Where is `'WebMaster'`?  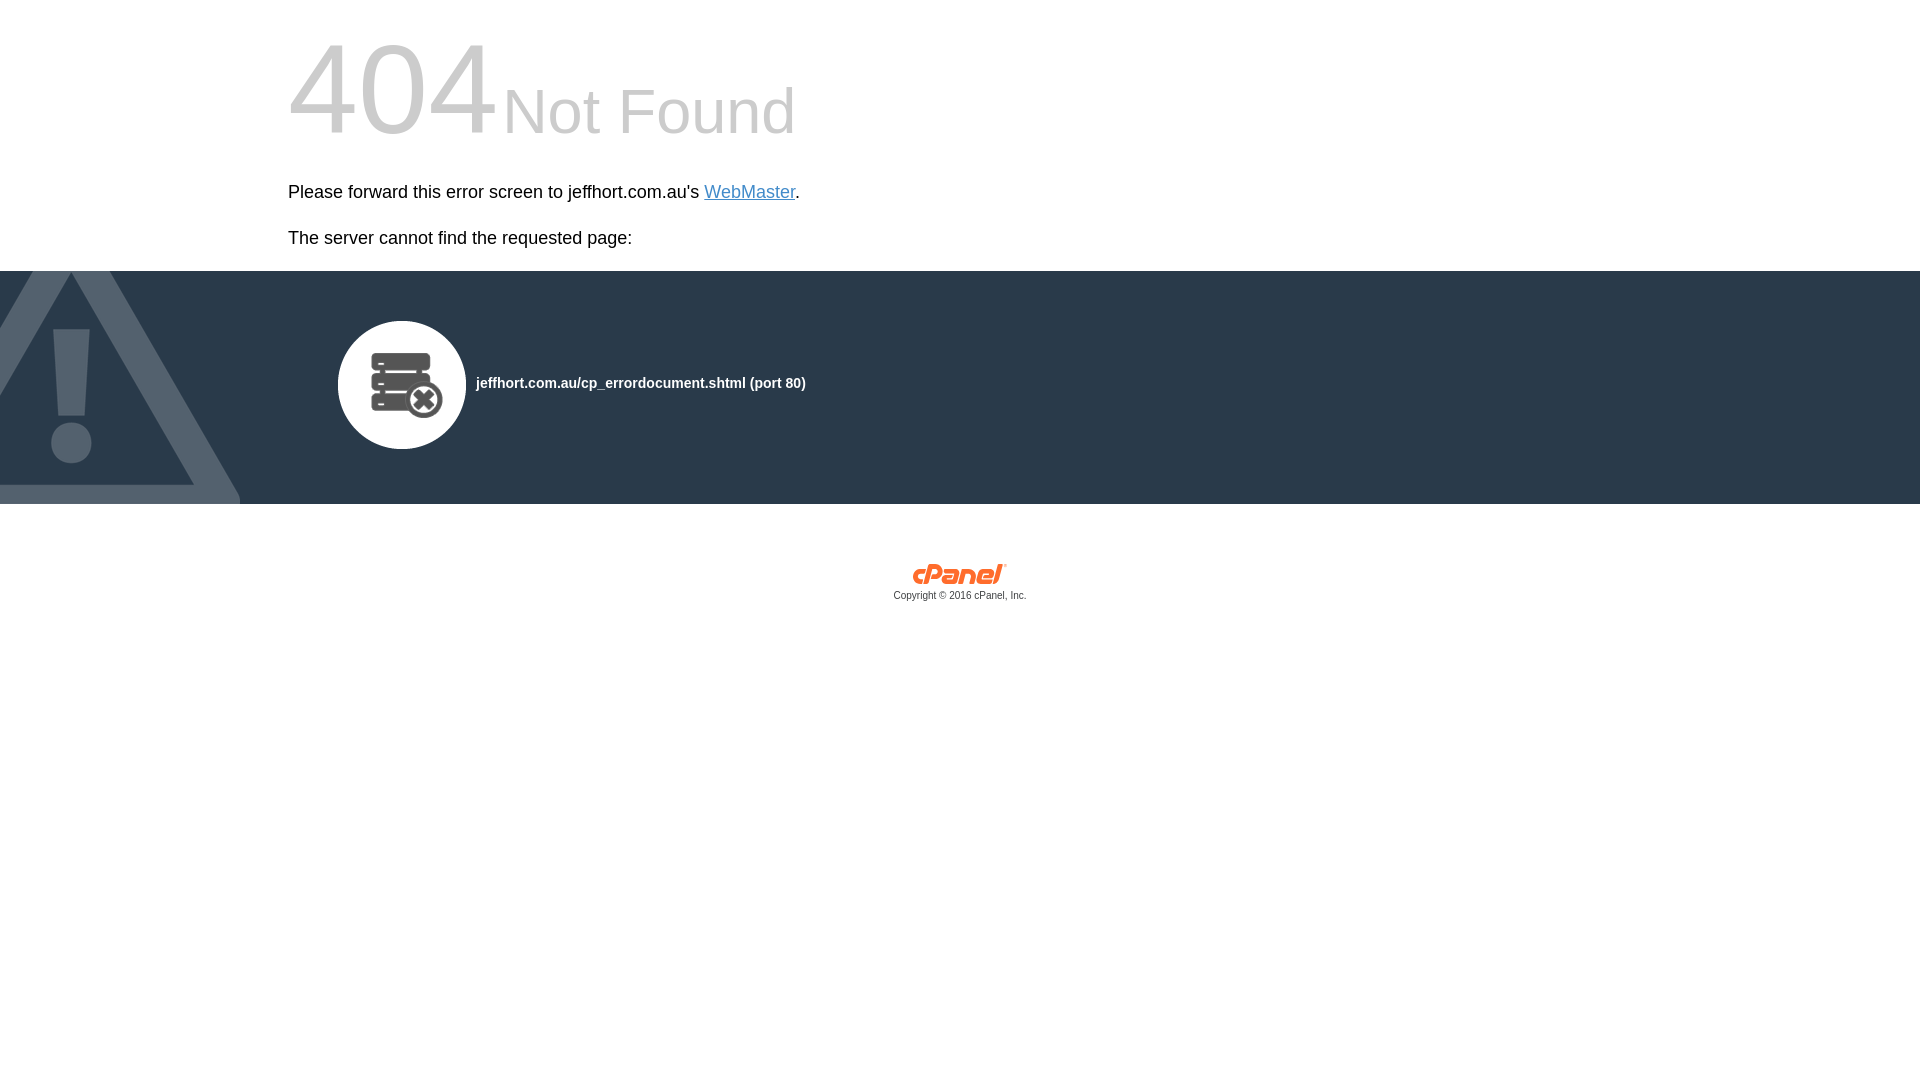
'WebMaster' is located at coordinates (748, 192).